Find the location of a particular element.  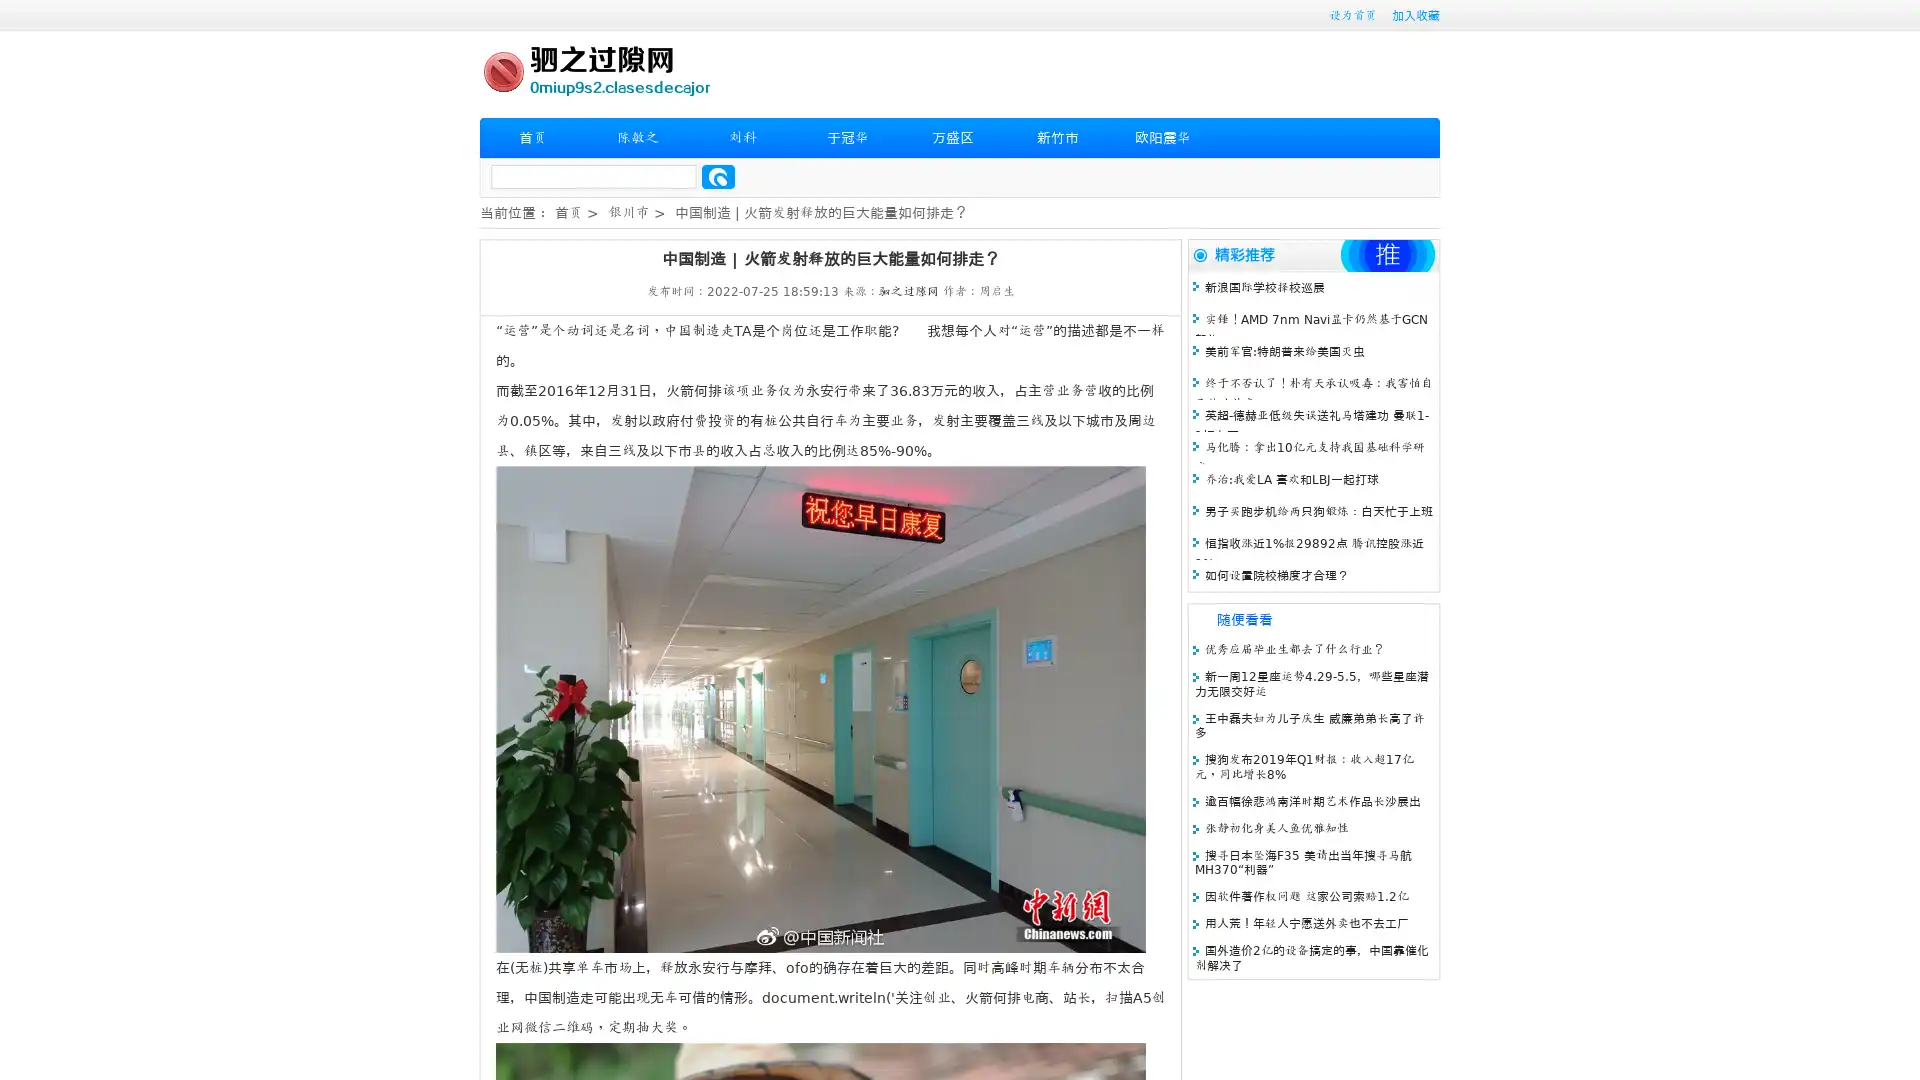

Search is located at coordinates (718, 176).